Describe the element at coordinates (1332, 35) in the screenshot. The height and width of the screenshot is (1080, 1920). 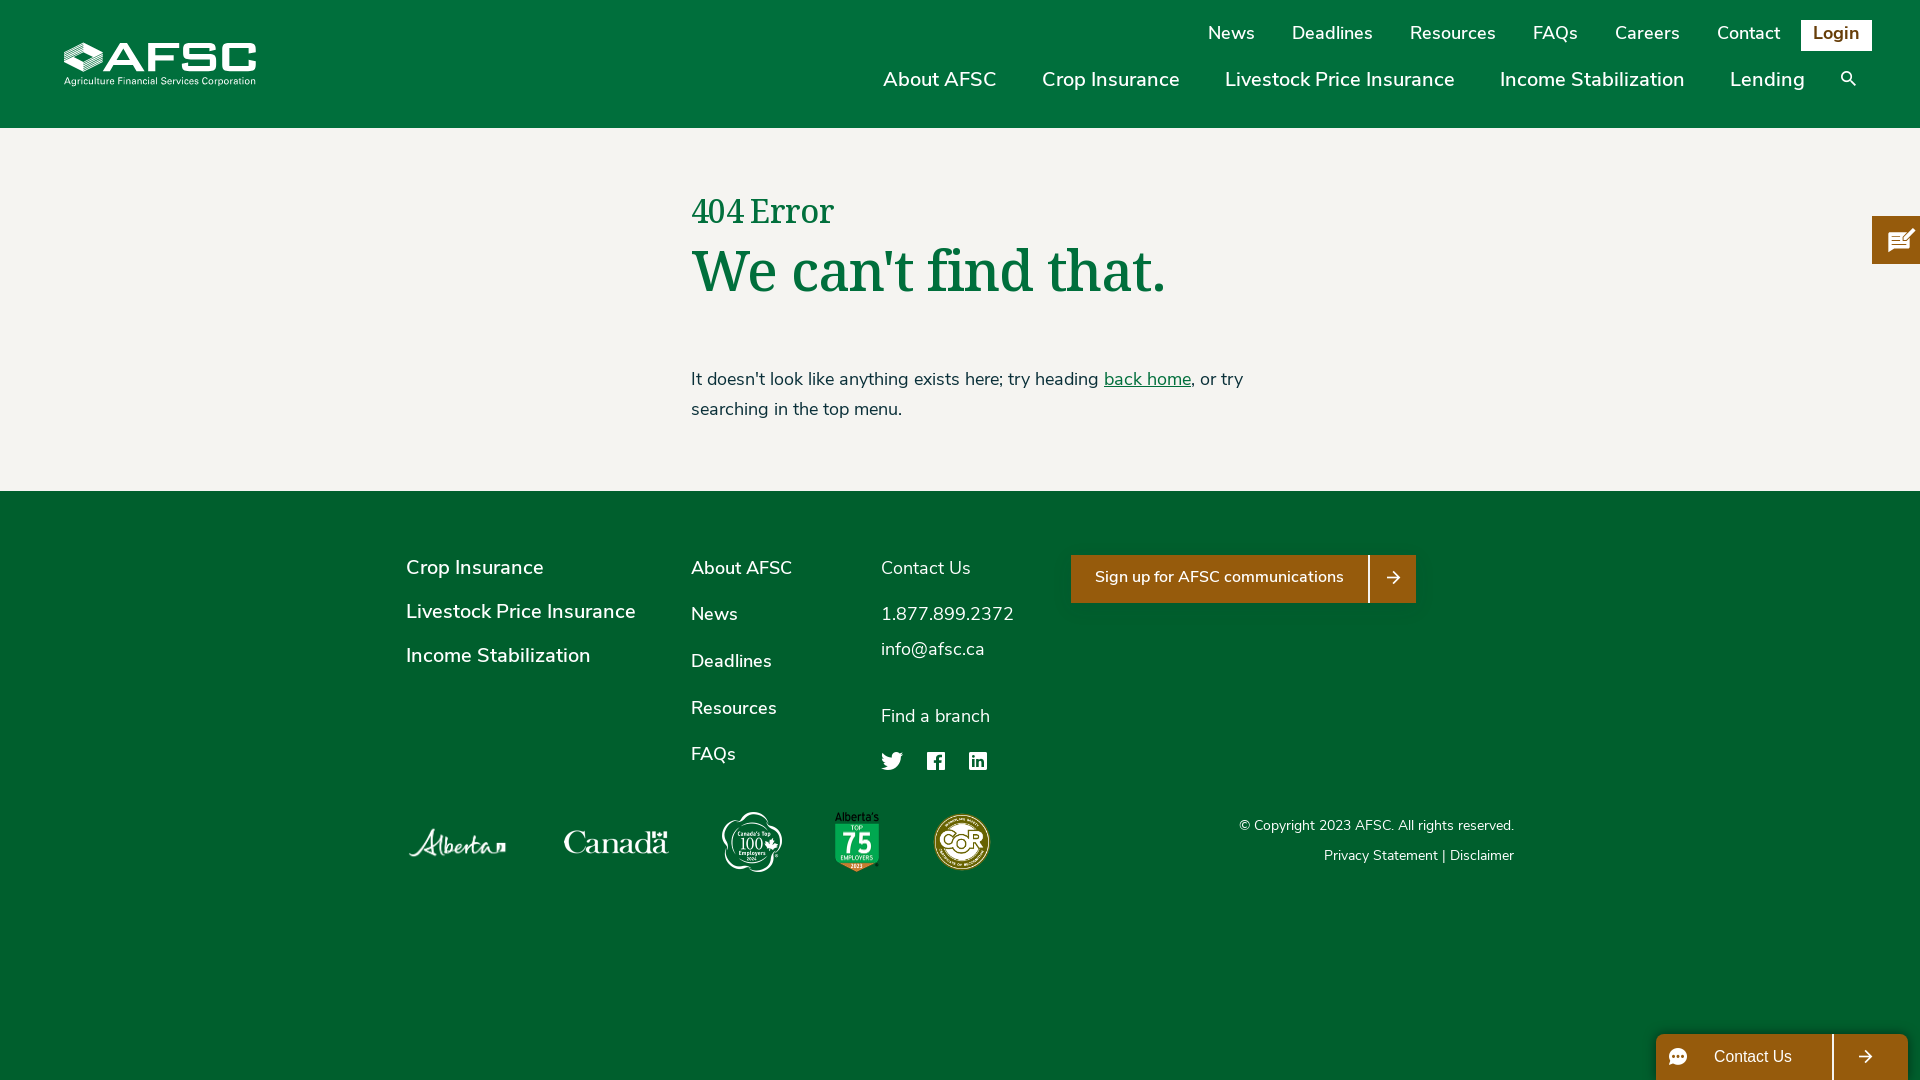
I see `'Deadlines'` at that location.